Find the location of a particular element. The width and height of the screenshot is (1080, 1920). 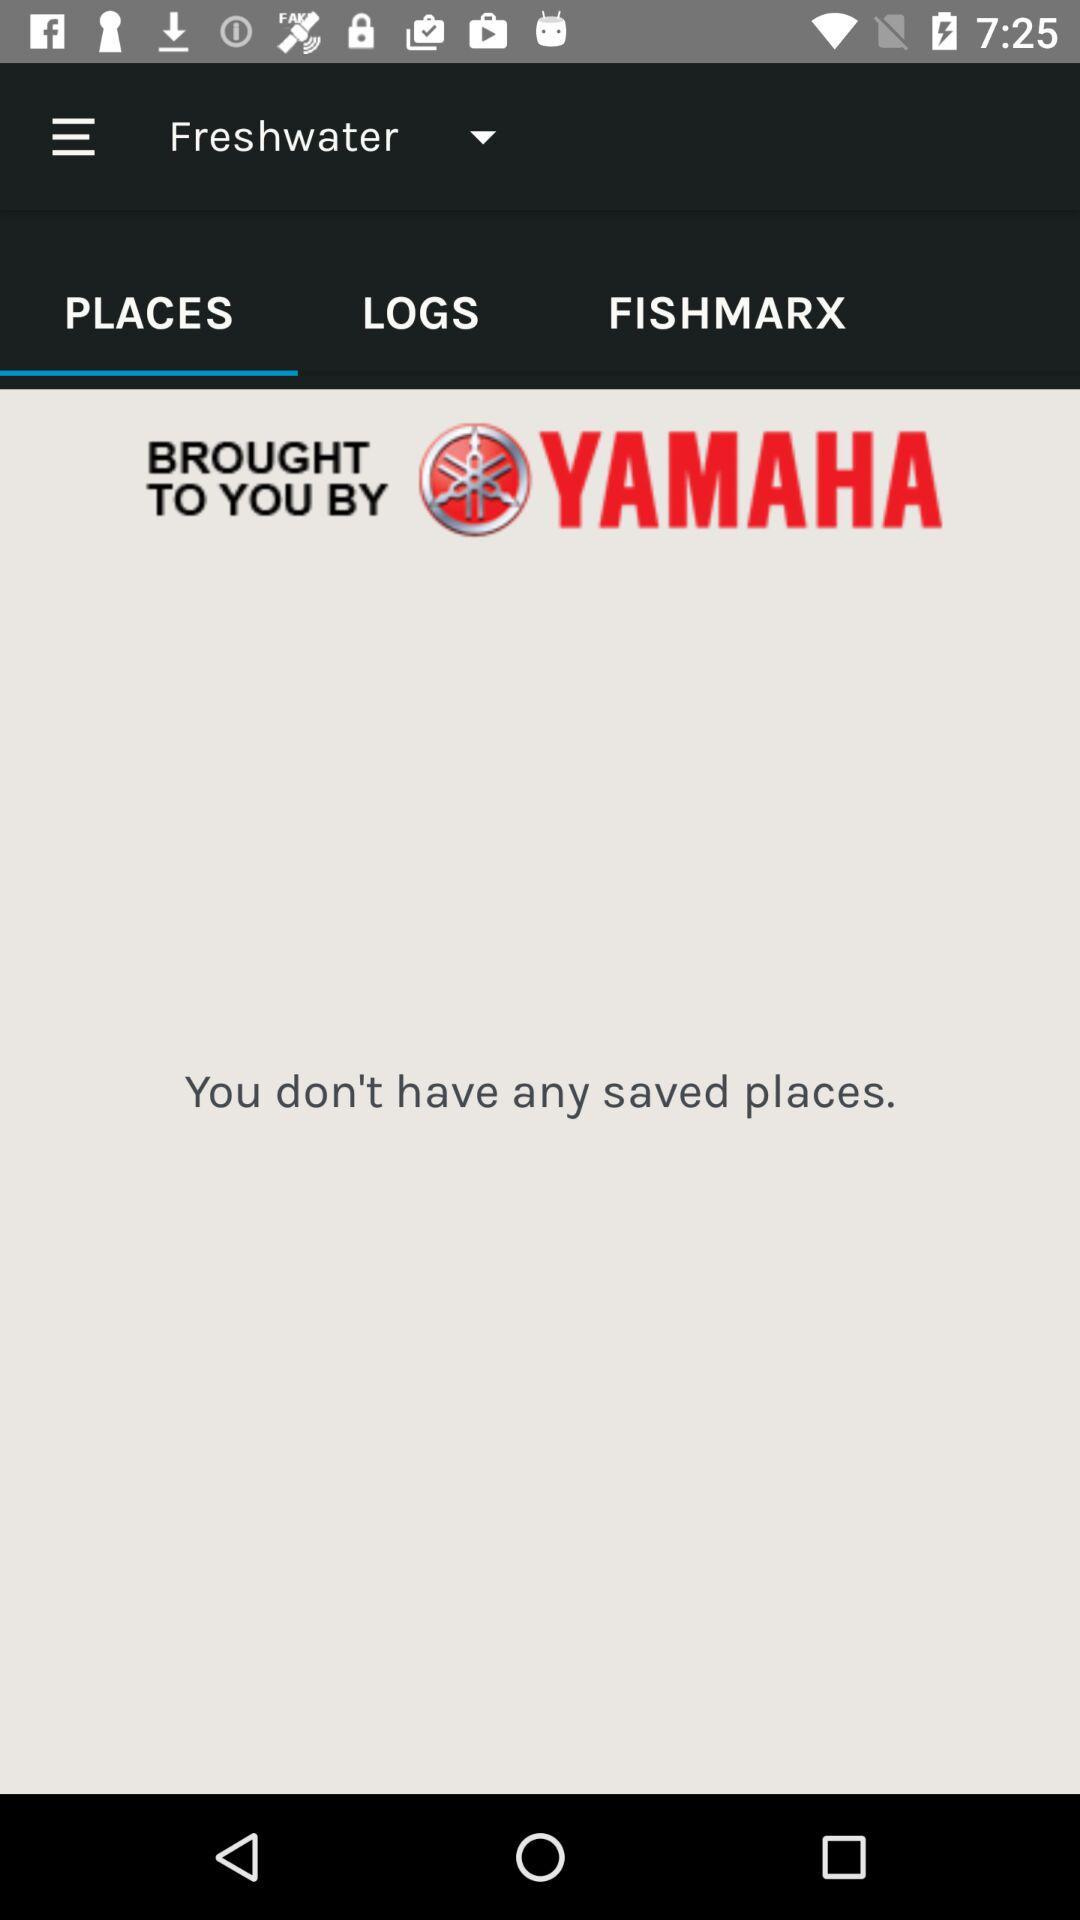

open yamaha advertisement is located at coordinates (540, 481).